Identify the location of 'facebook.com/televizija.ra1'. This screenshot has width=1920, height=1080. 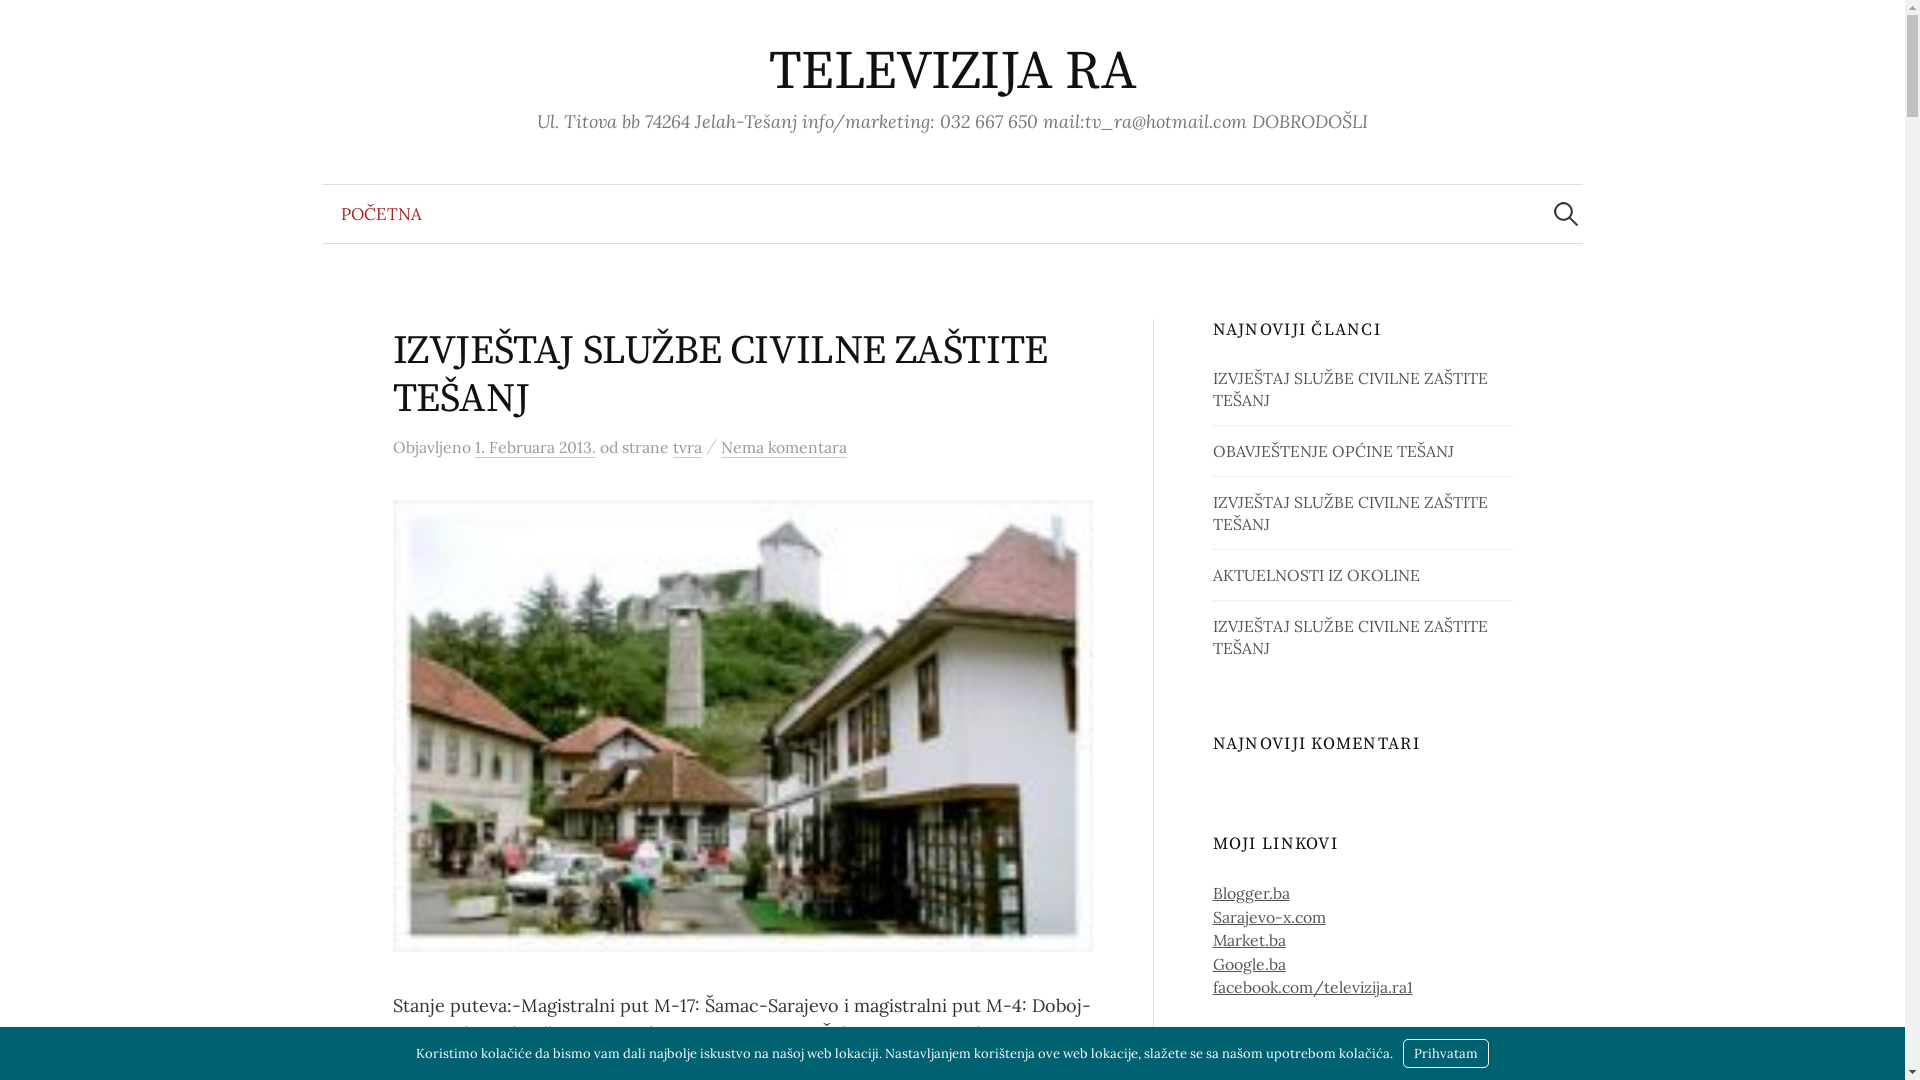
(1313, 986).